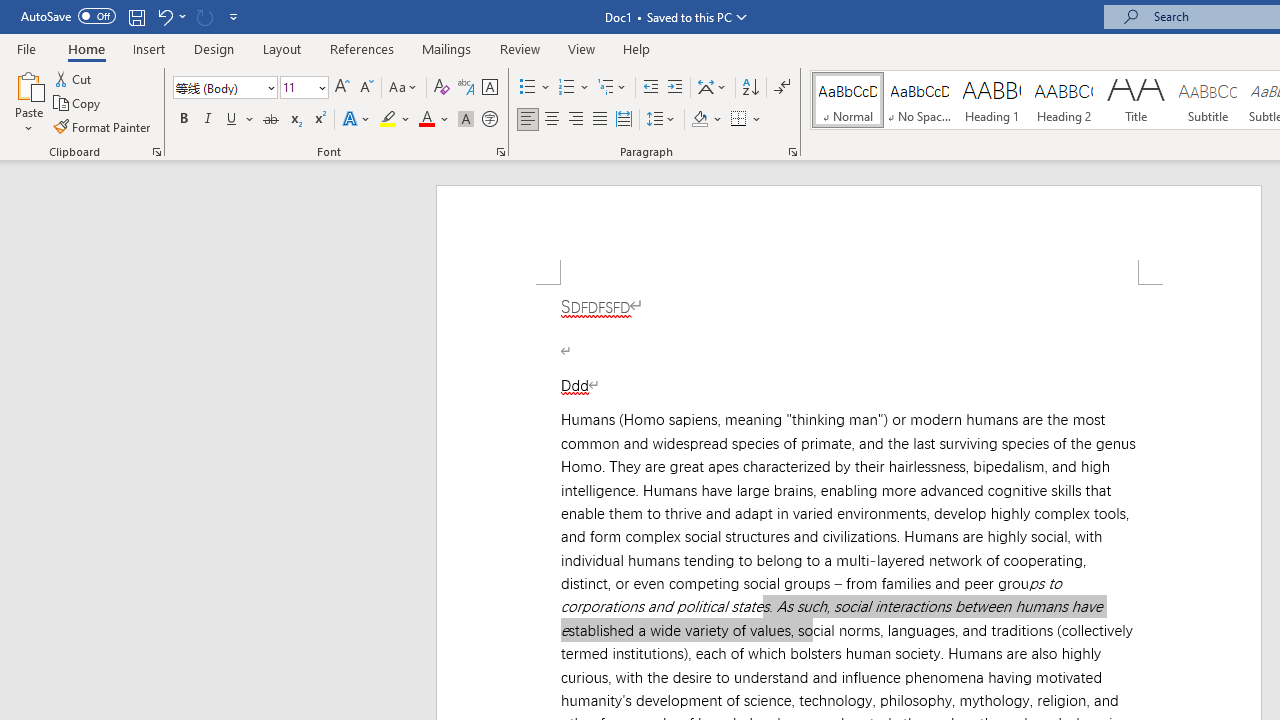  What do you see at coordinates (183, 119) in the screenshot?
I see `'Bold'` at bounding box center [183, 119].